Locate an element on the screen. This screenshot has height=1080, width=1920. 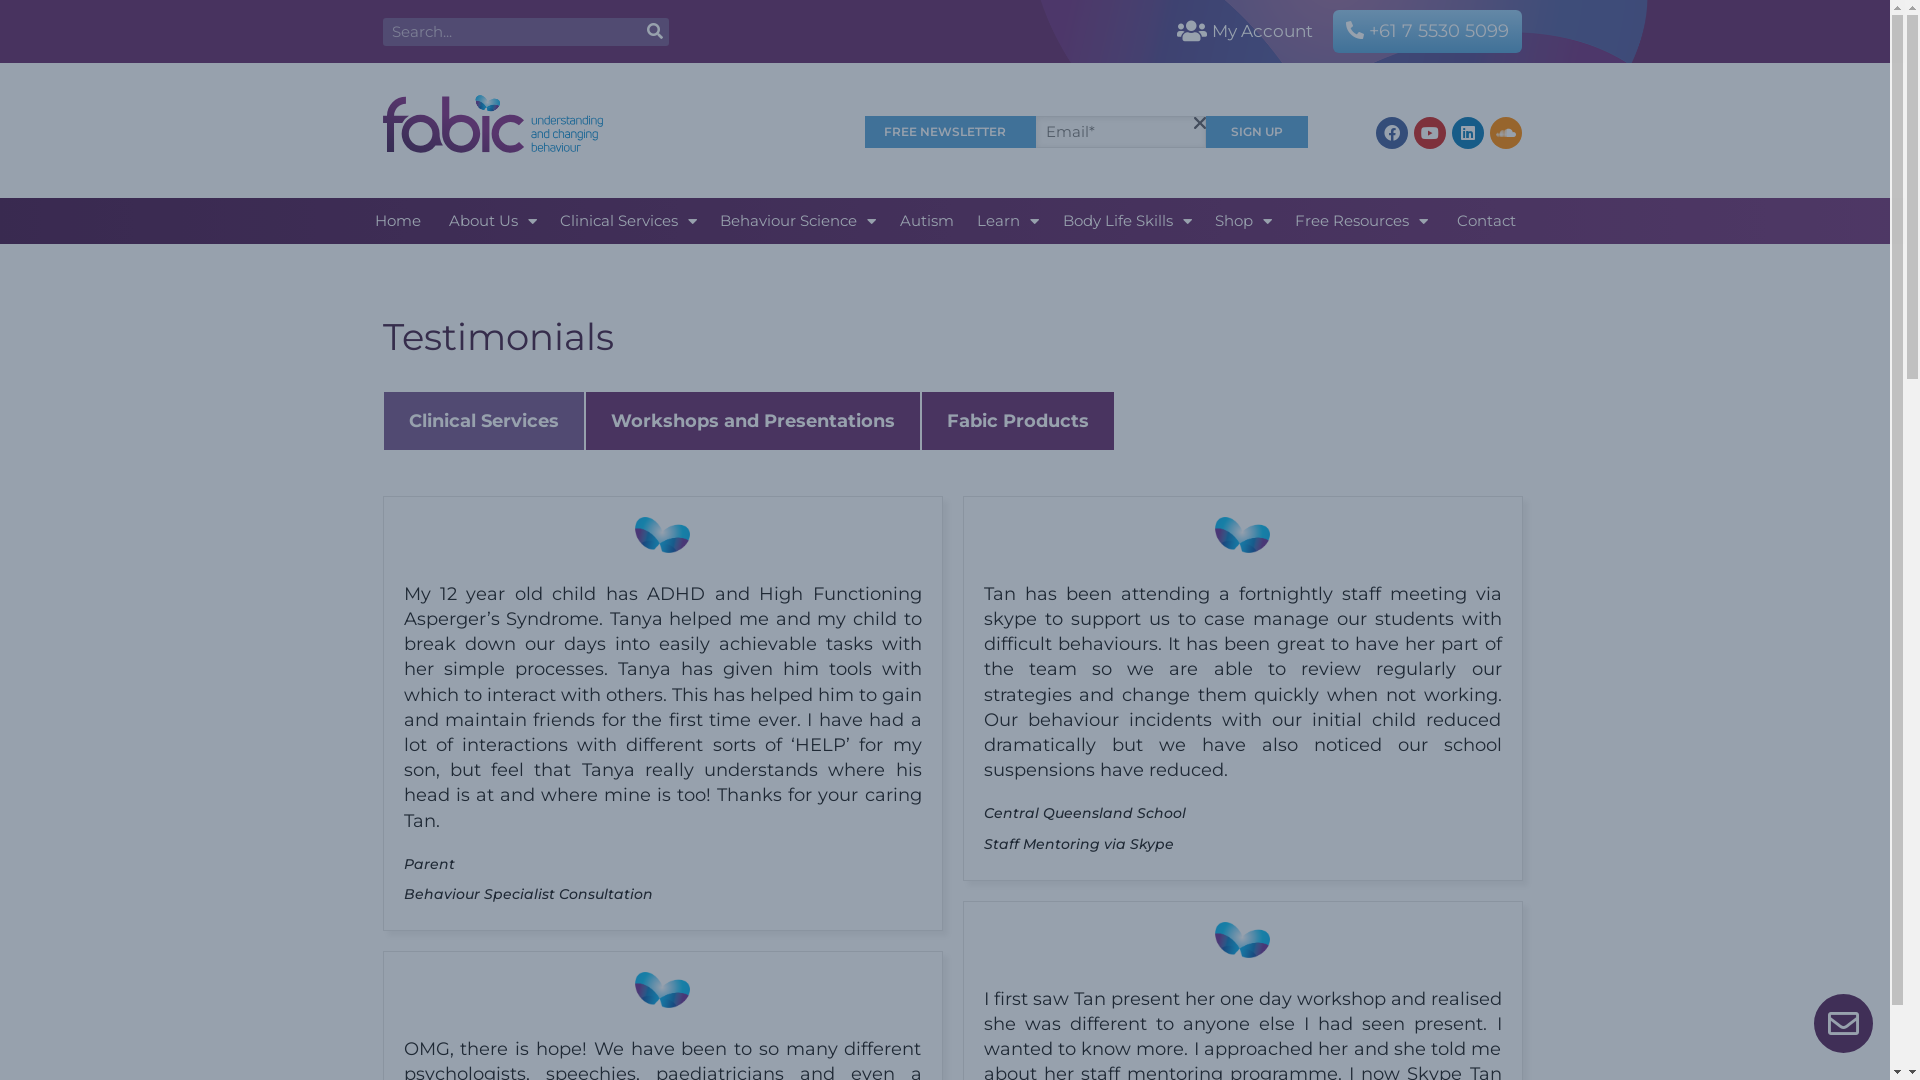
'Shop' is located at coordinates (1242, 220).